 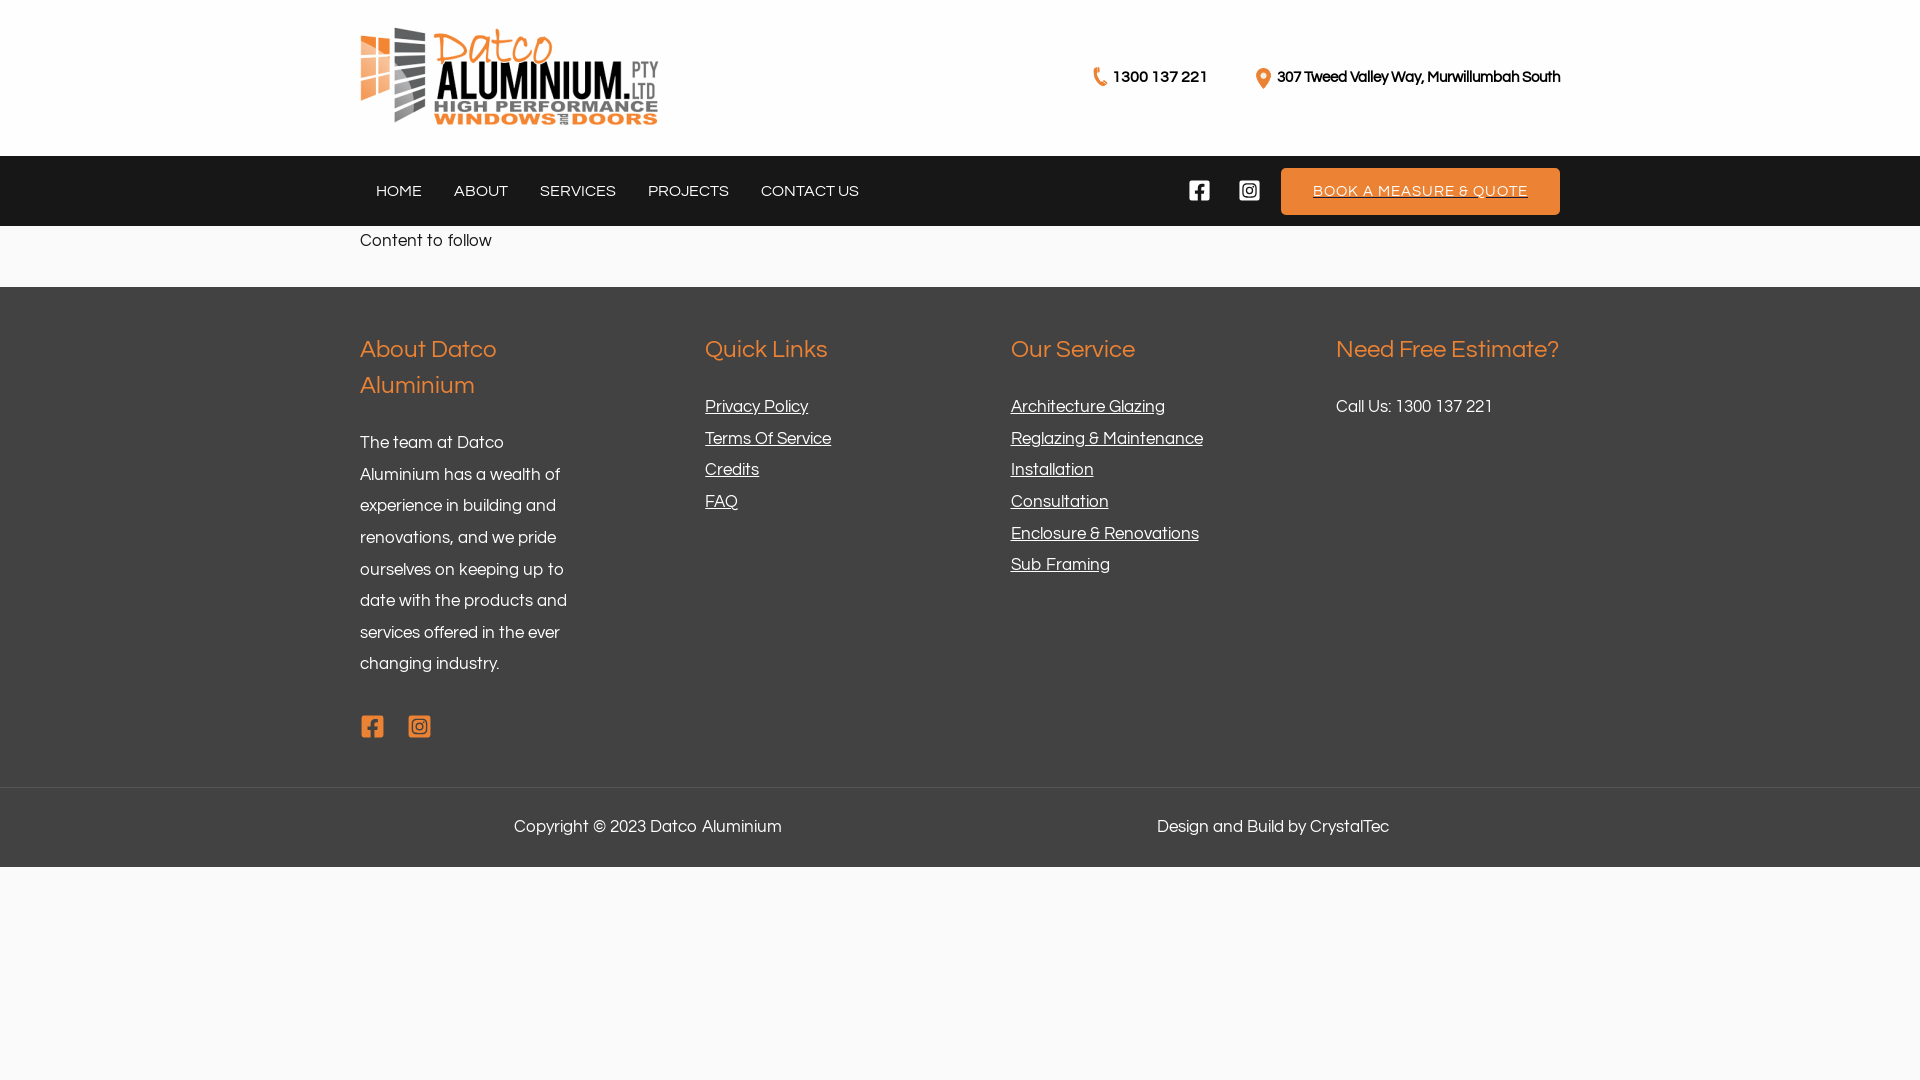 What do you see at coordinates (705, 406) in the screenshot?
I see `'Privacy Policy'` at bounding box center [705, 406].